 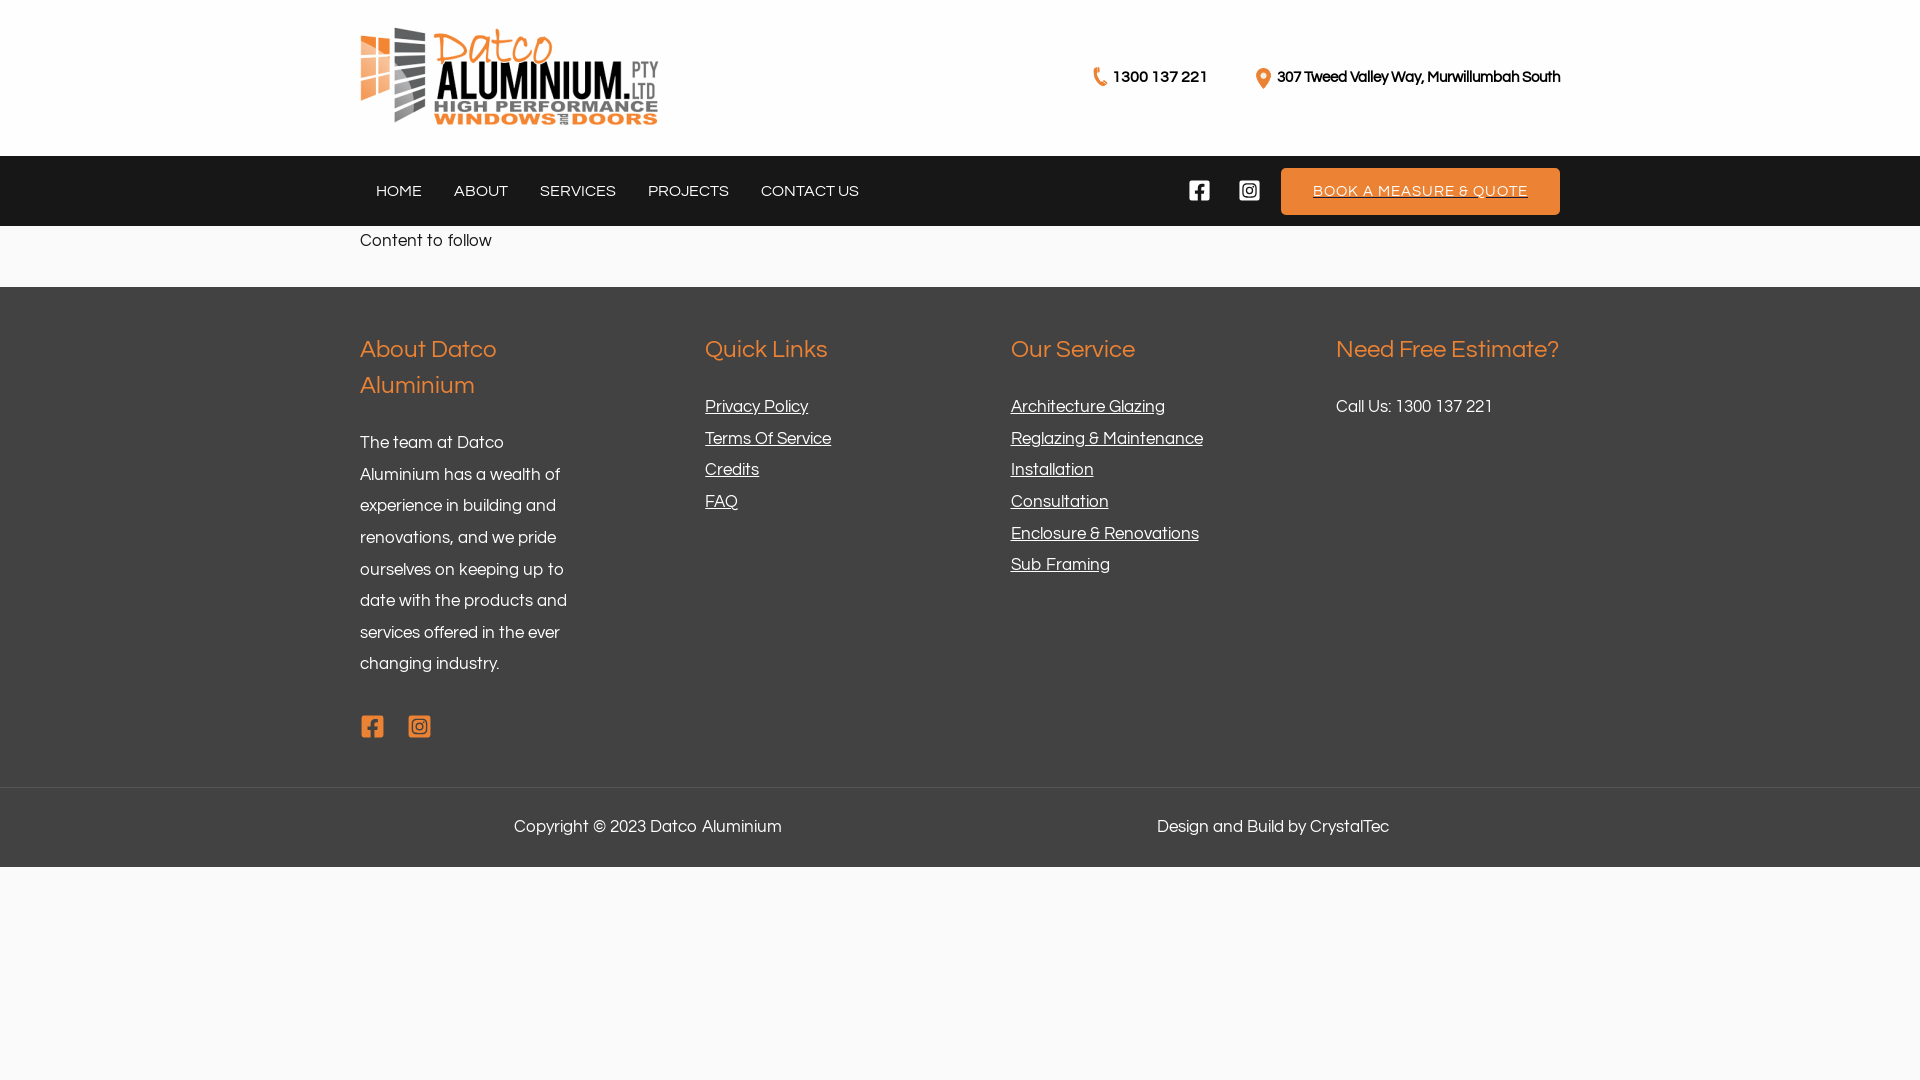 What do you see at coordinates (705, 406) in the screenshot?
I see `'Privacy Policy'` at bounding box center [705, 406].